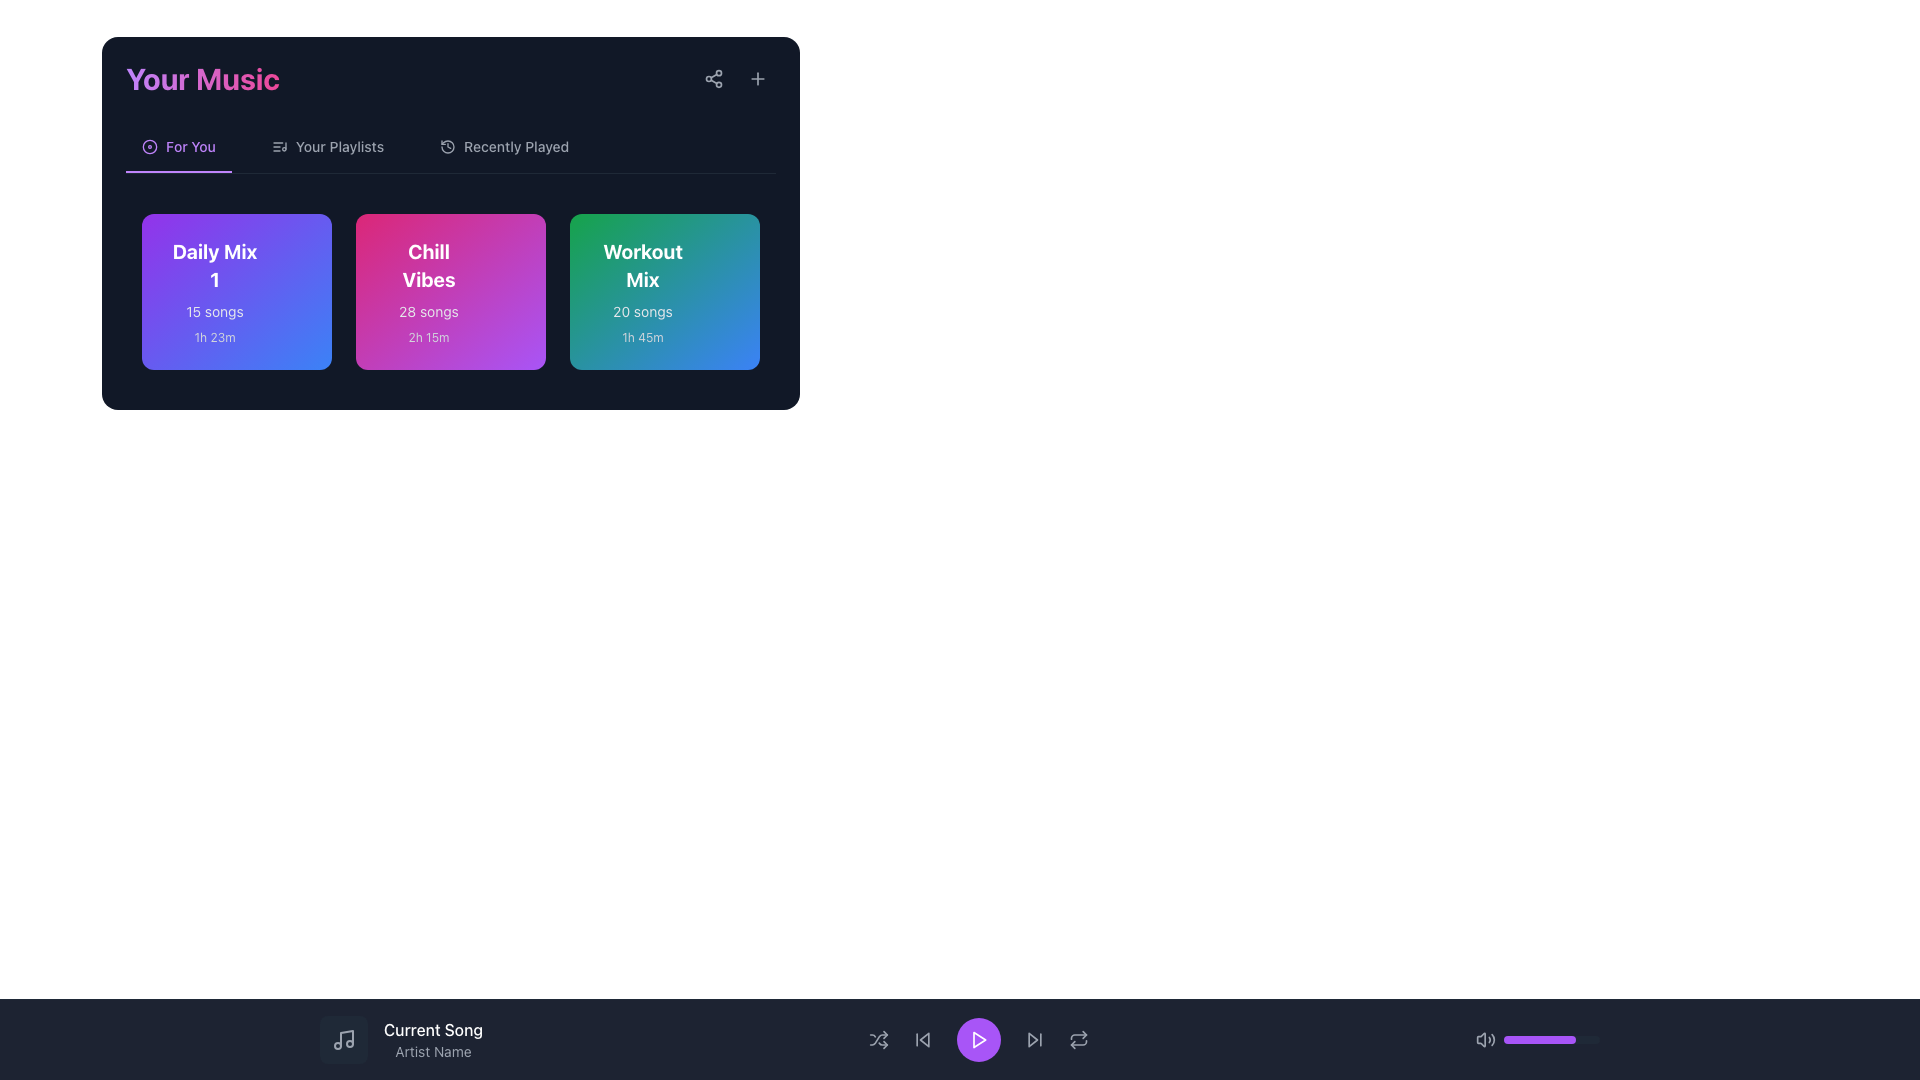  I want to click on the triangular arrow icon representing the next action located to the right of the play button to skip to the next track, so click(1033, 1039).